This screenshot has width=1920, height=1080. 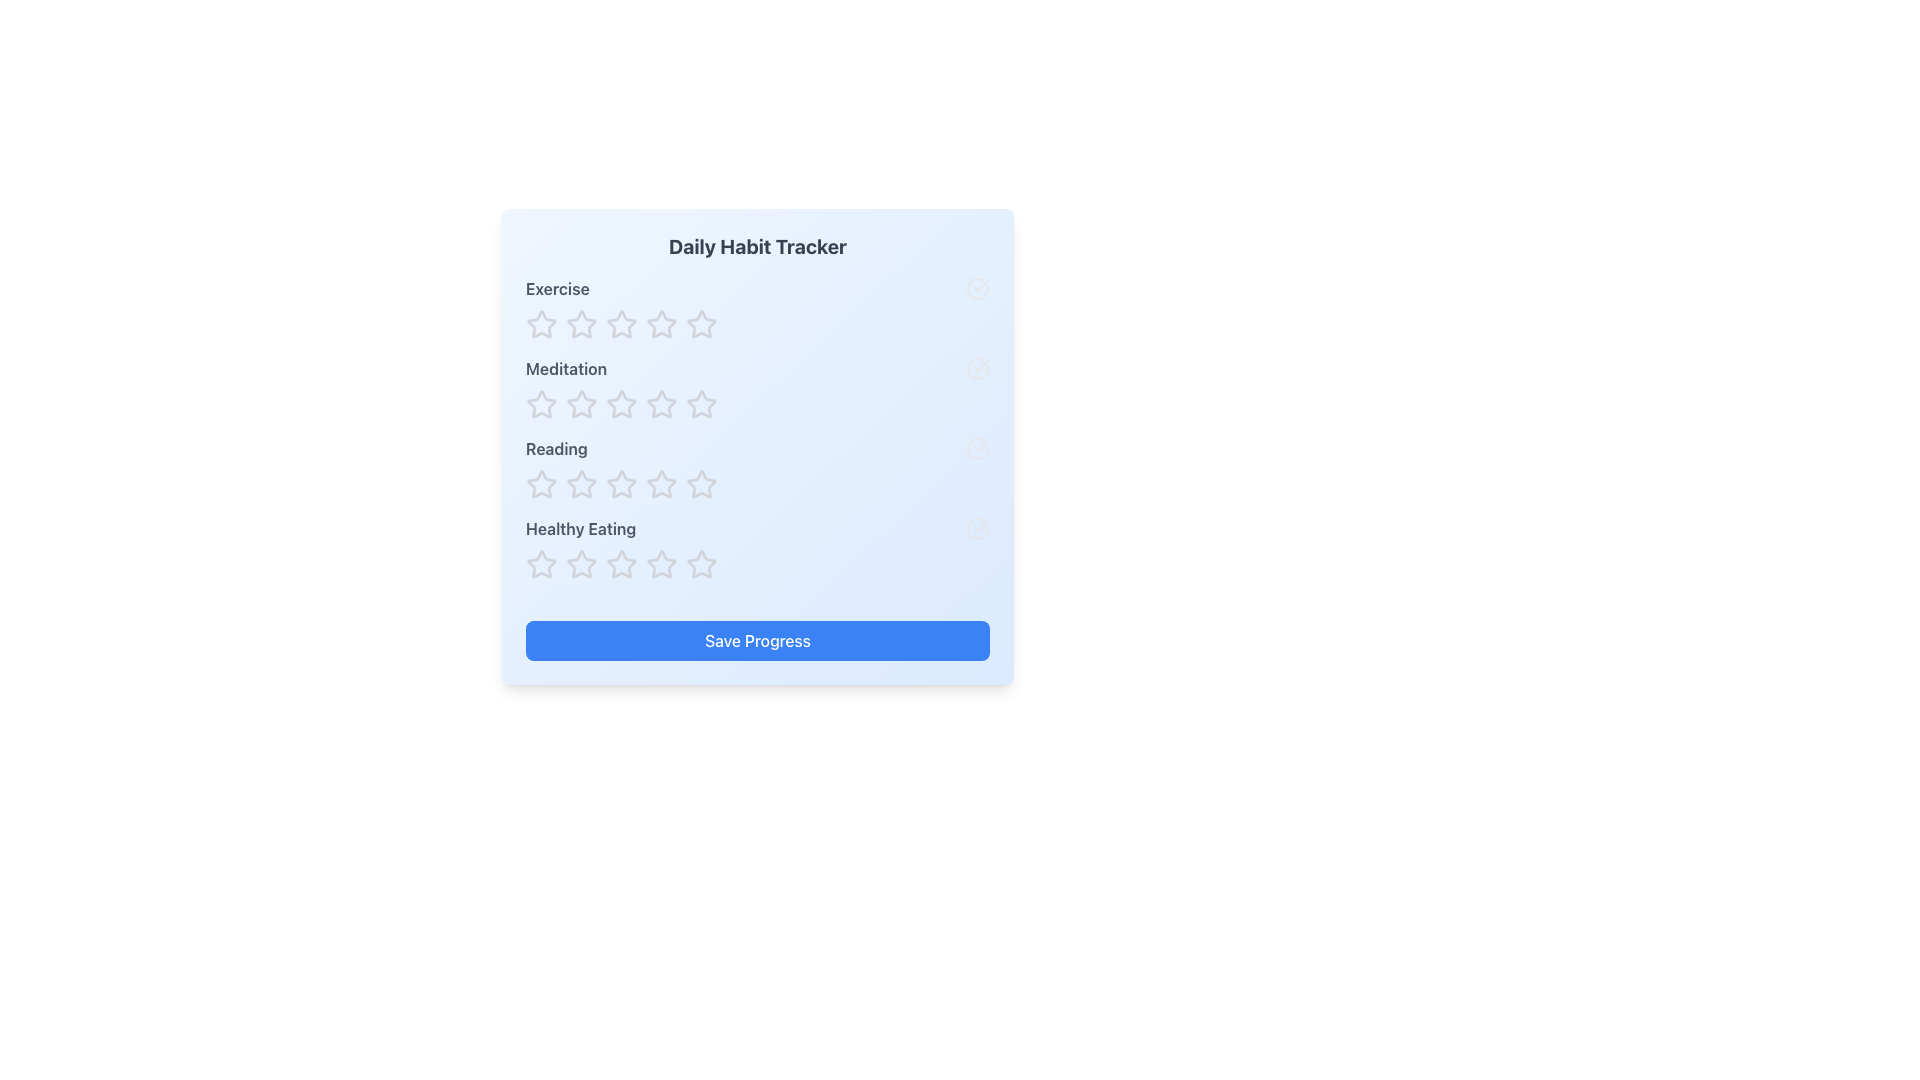 What do you see at coordinates (757, 564) in the screenshot?
I see `each star in the interactive star rating system for 'Healthy Eating'` at bounding box center [757, 564].